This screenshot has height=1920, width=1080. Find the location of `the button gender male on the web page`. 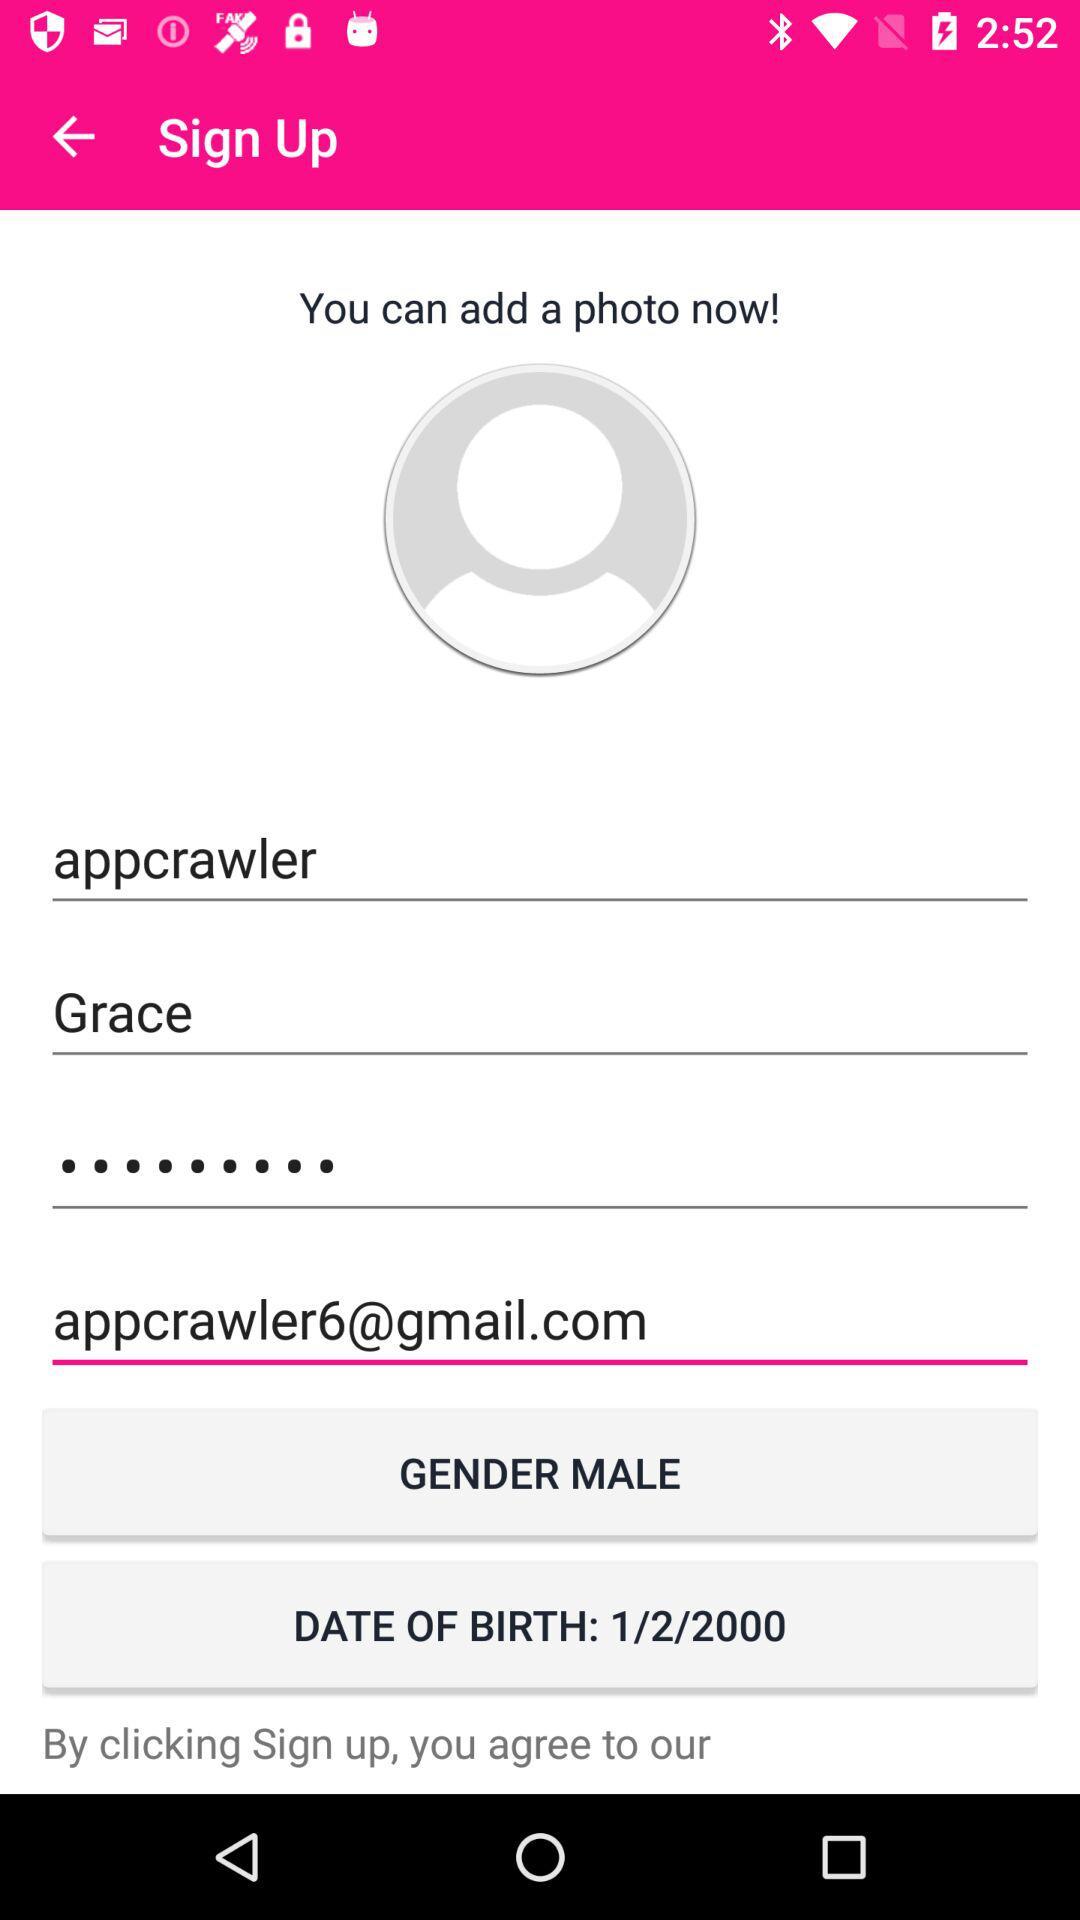

the button gender male on the web page is located at coordinates (540, 1472).